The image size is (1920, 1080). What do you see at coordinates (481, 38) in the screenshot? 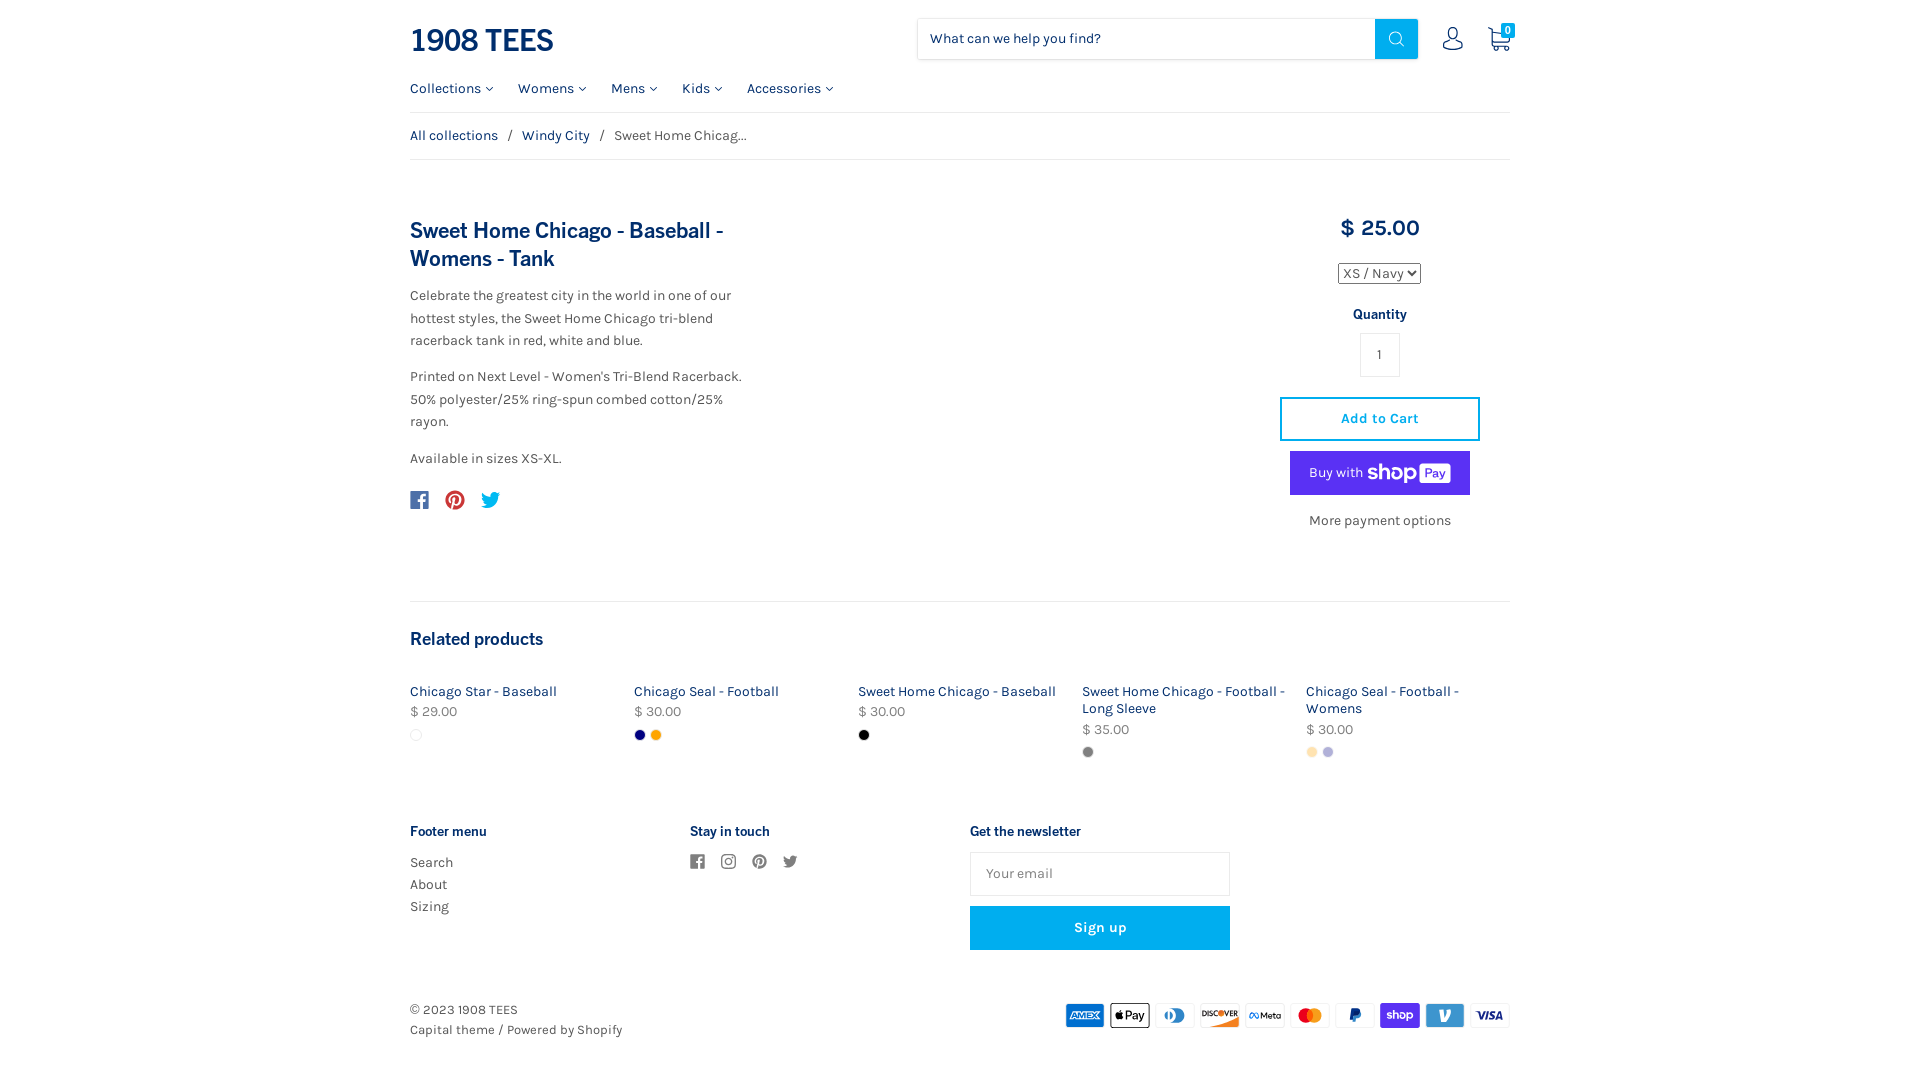
I see `'1908 TEES'` at bounding box center [481, 38].